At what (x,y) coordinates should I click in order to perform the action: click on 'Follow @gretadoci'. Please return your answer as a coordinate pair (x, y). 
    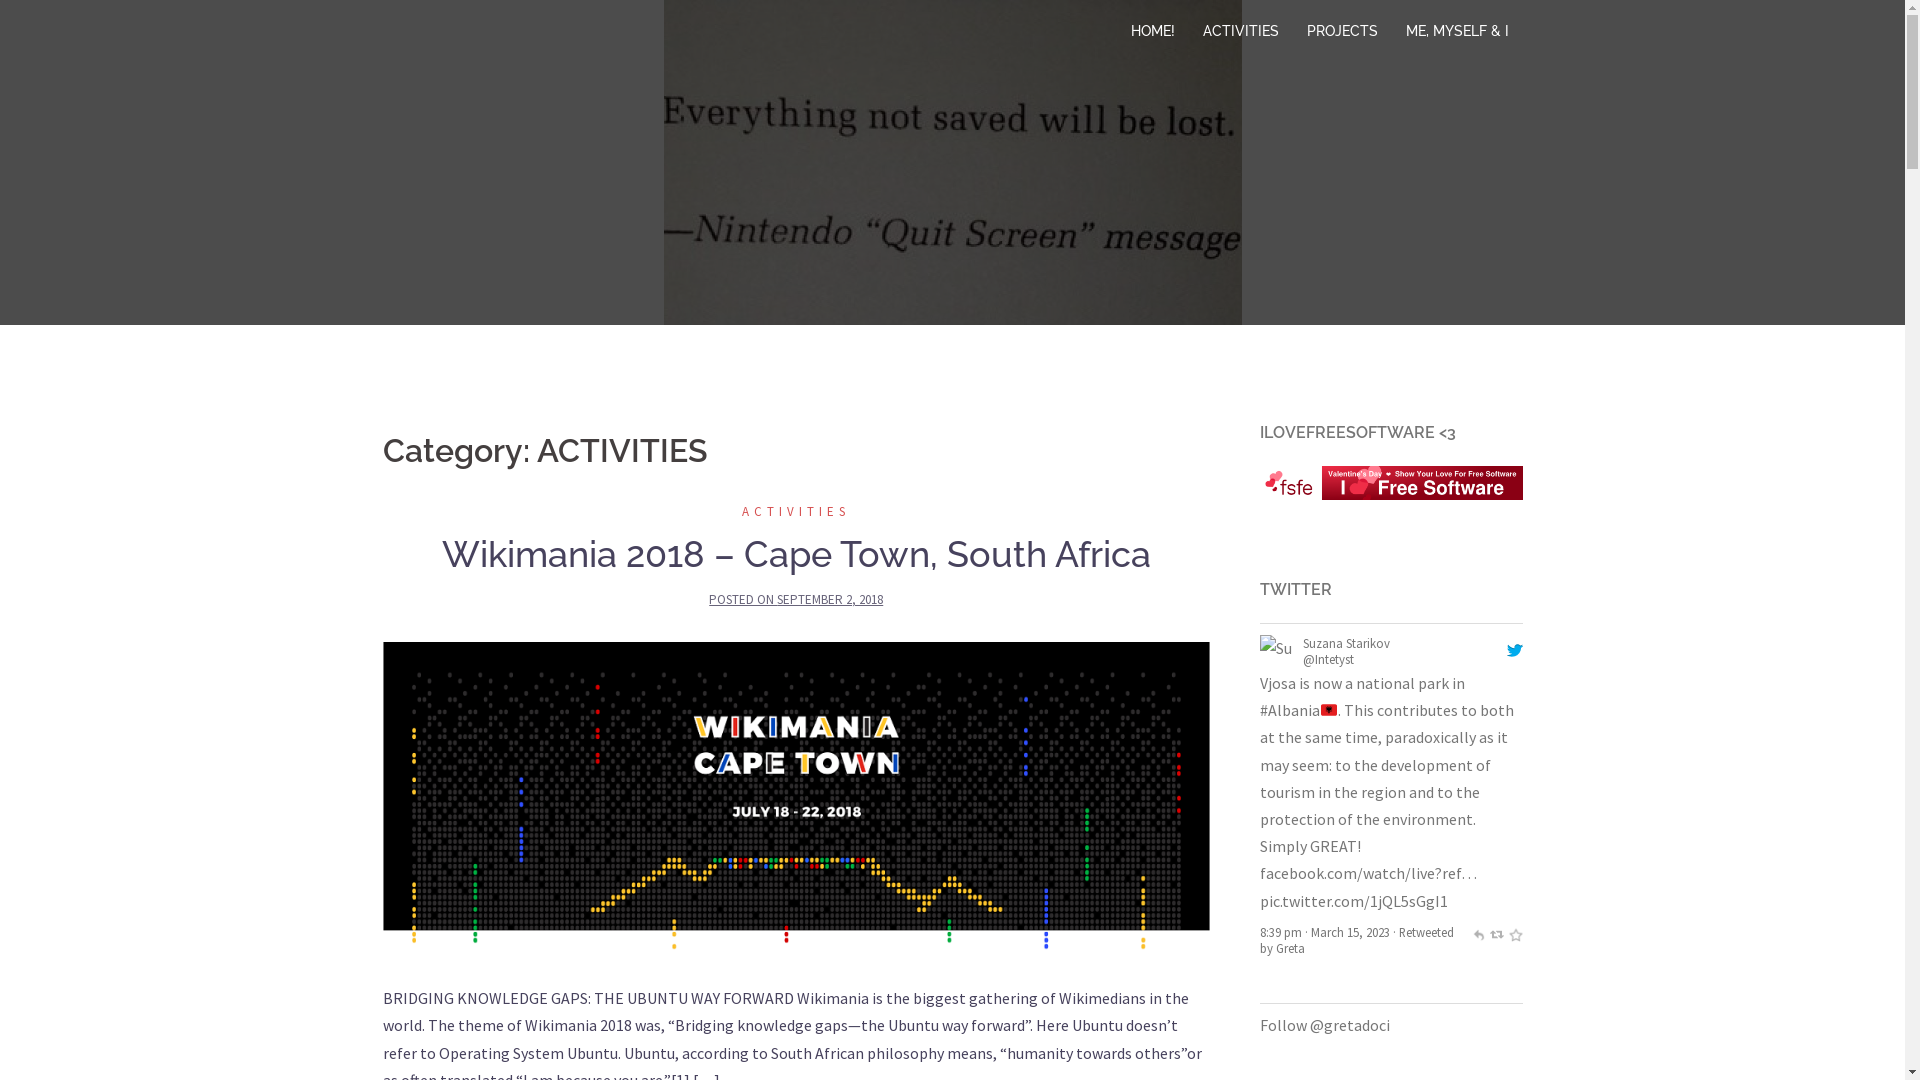
    Looking at the image, I should click on (1324, 1025).